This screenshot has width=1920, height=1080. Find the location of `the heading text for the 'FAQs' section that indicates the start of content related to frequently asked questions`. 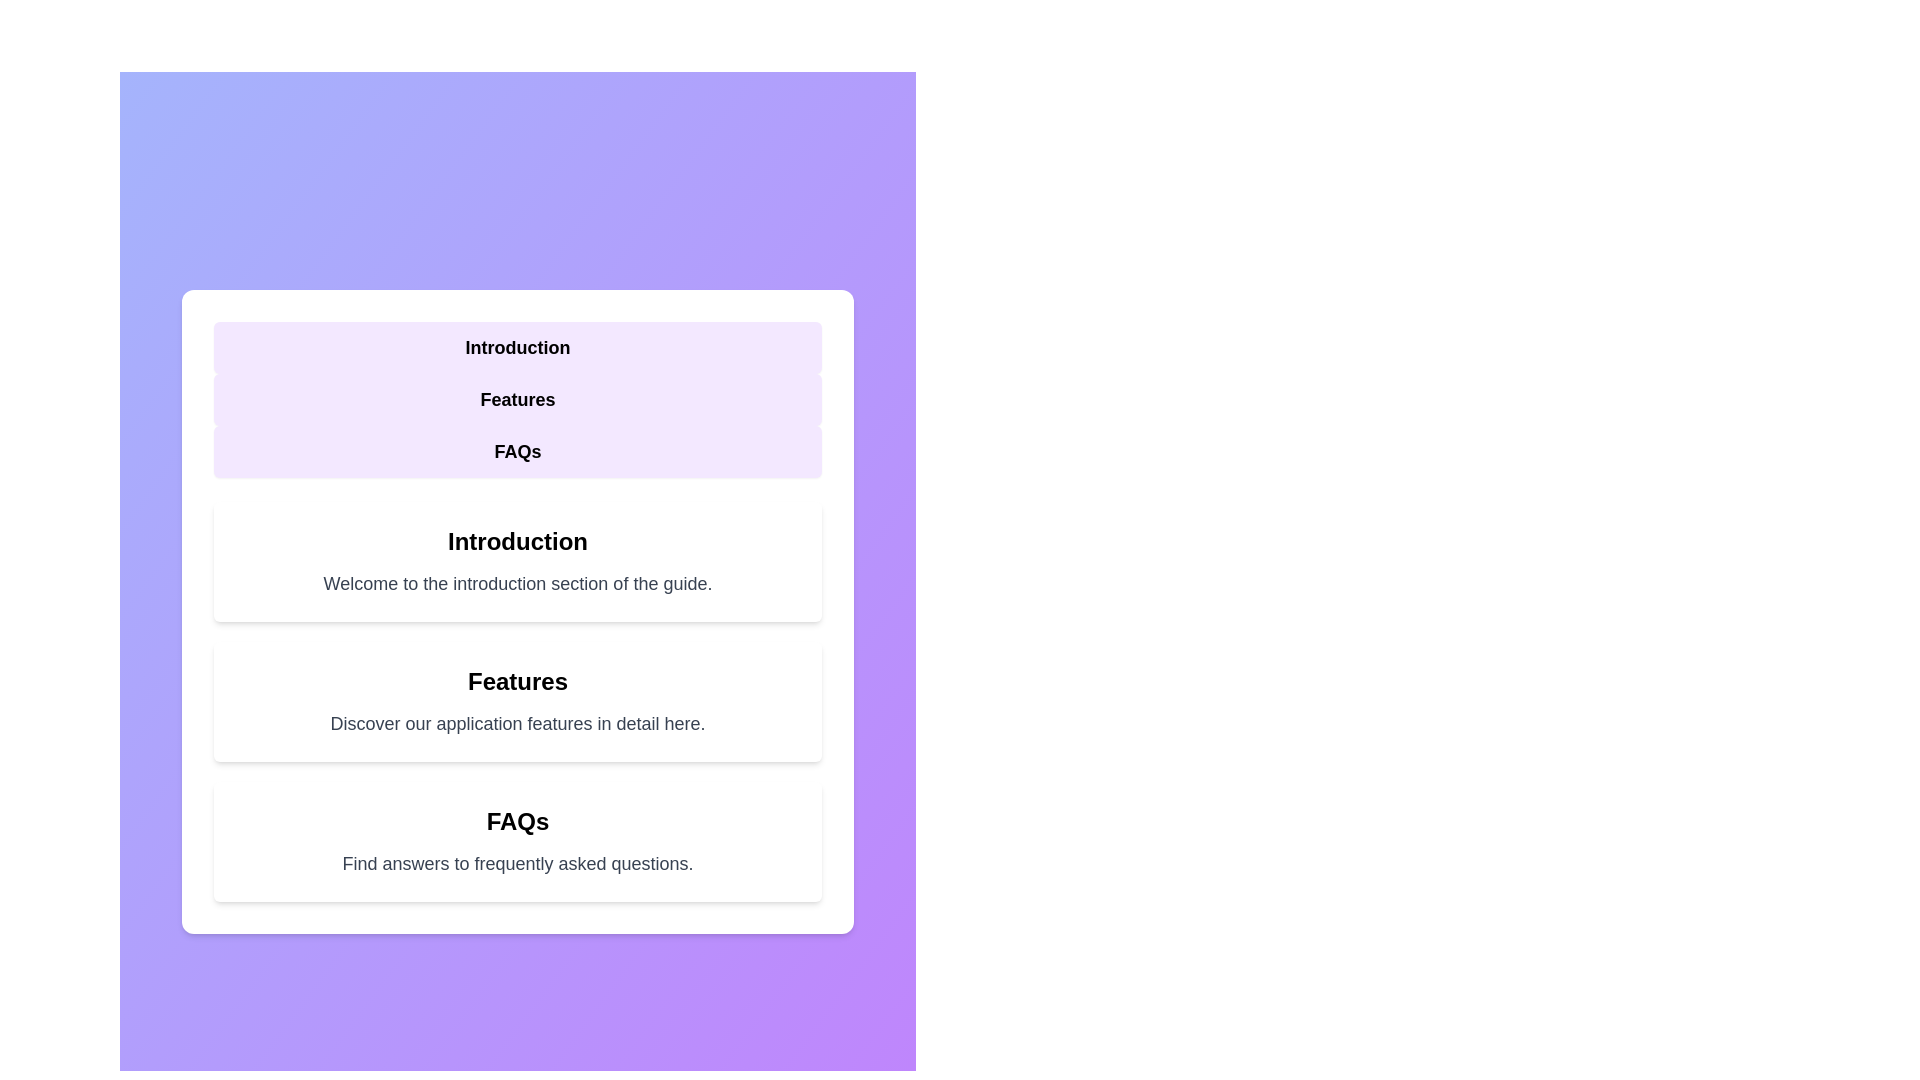

the heading text for the 'FAQs' section that indicates the start of content related to frequently asked questions is located at coordinates (518, 821).